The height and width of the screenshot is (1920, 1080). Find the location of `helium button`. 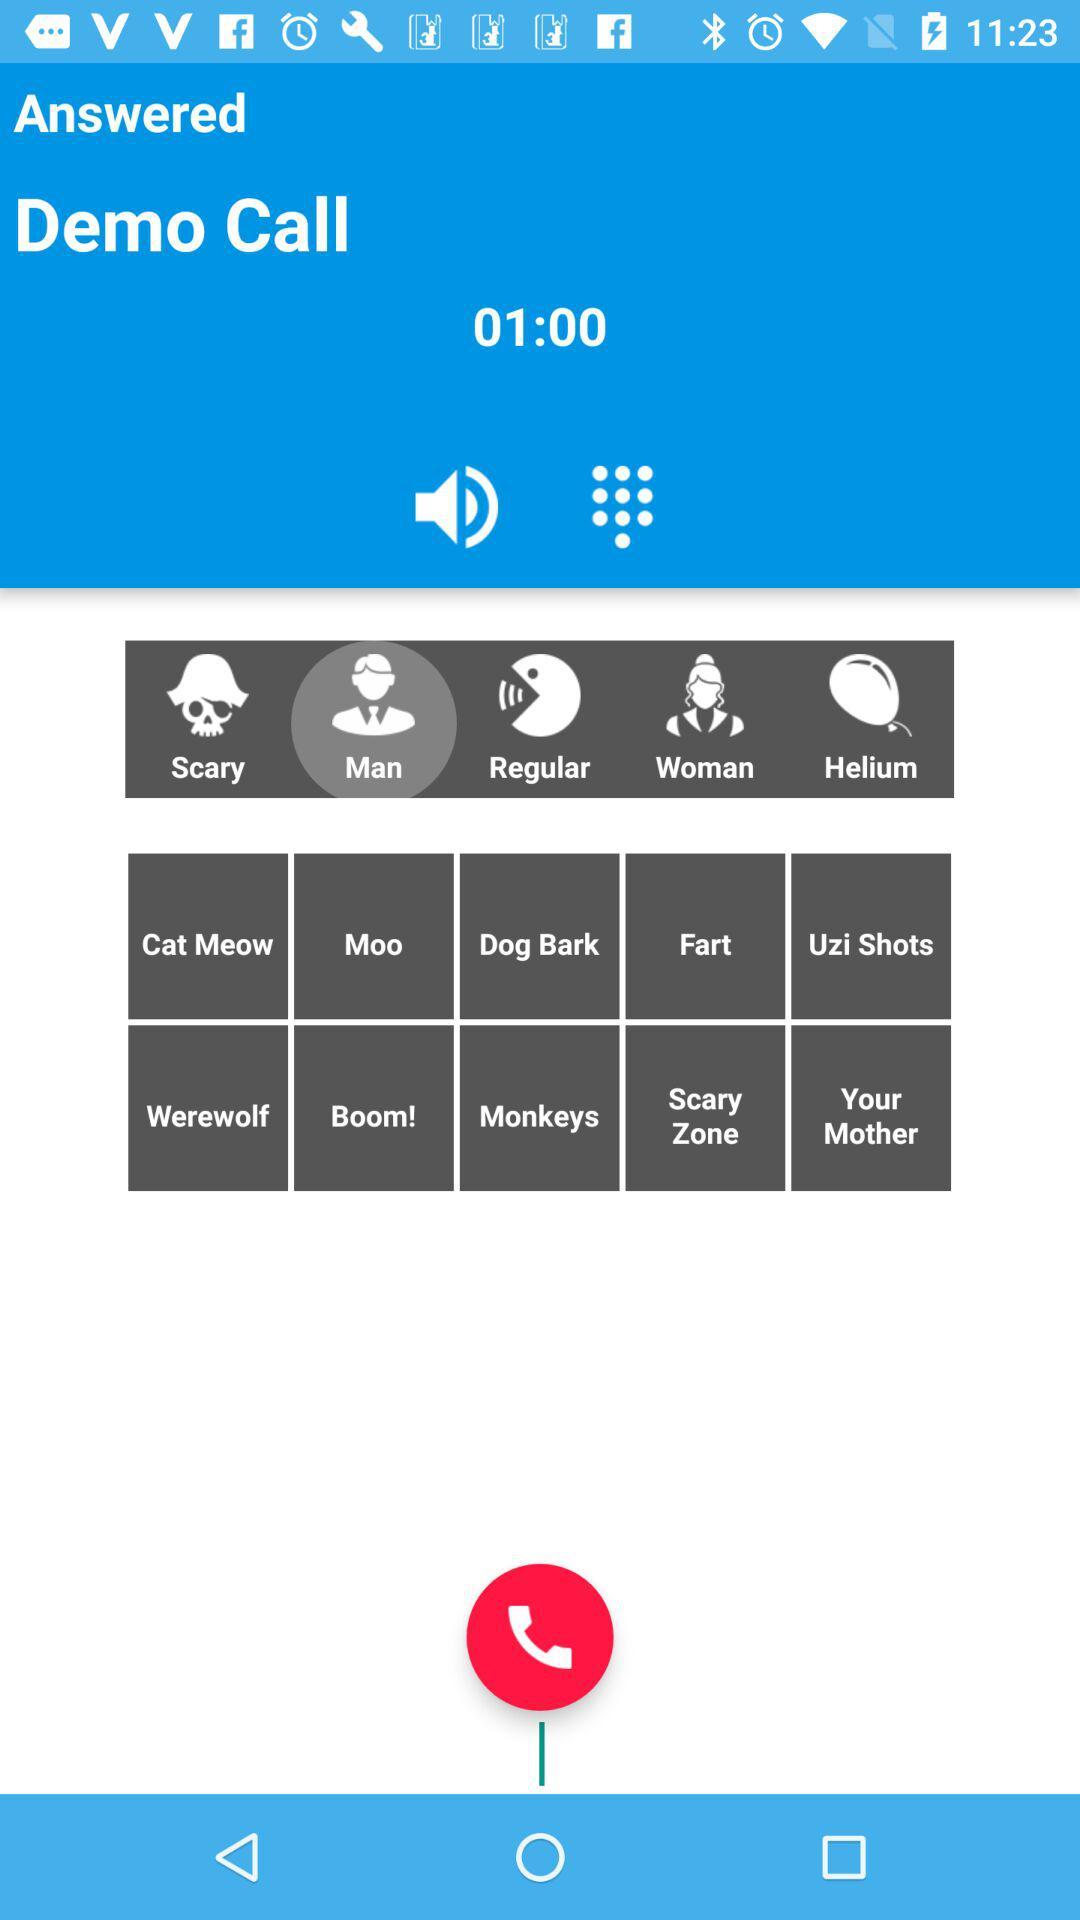

helium button is located at coordinates (870, 719).